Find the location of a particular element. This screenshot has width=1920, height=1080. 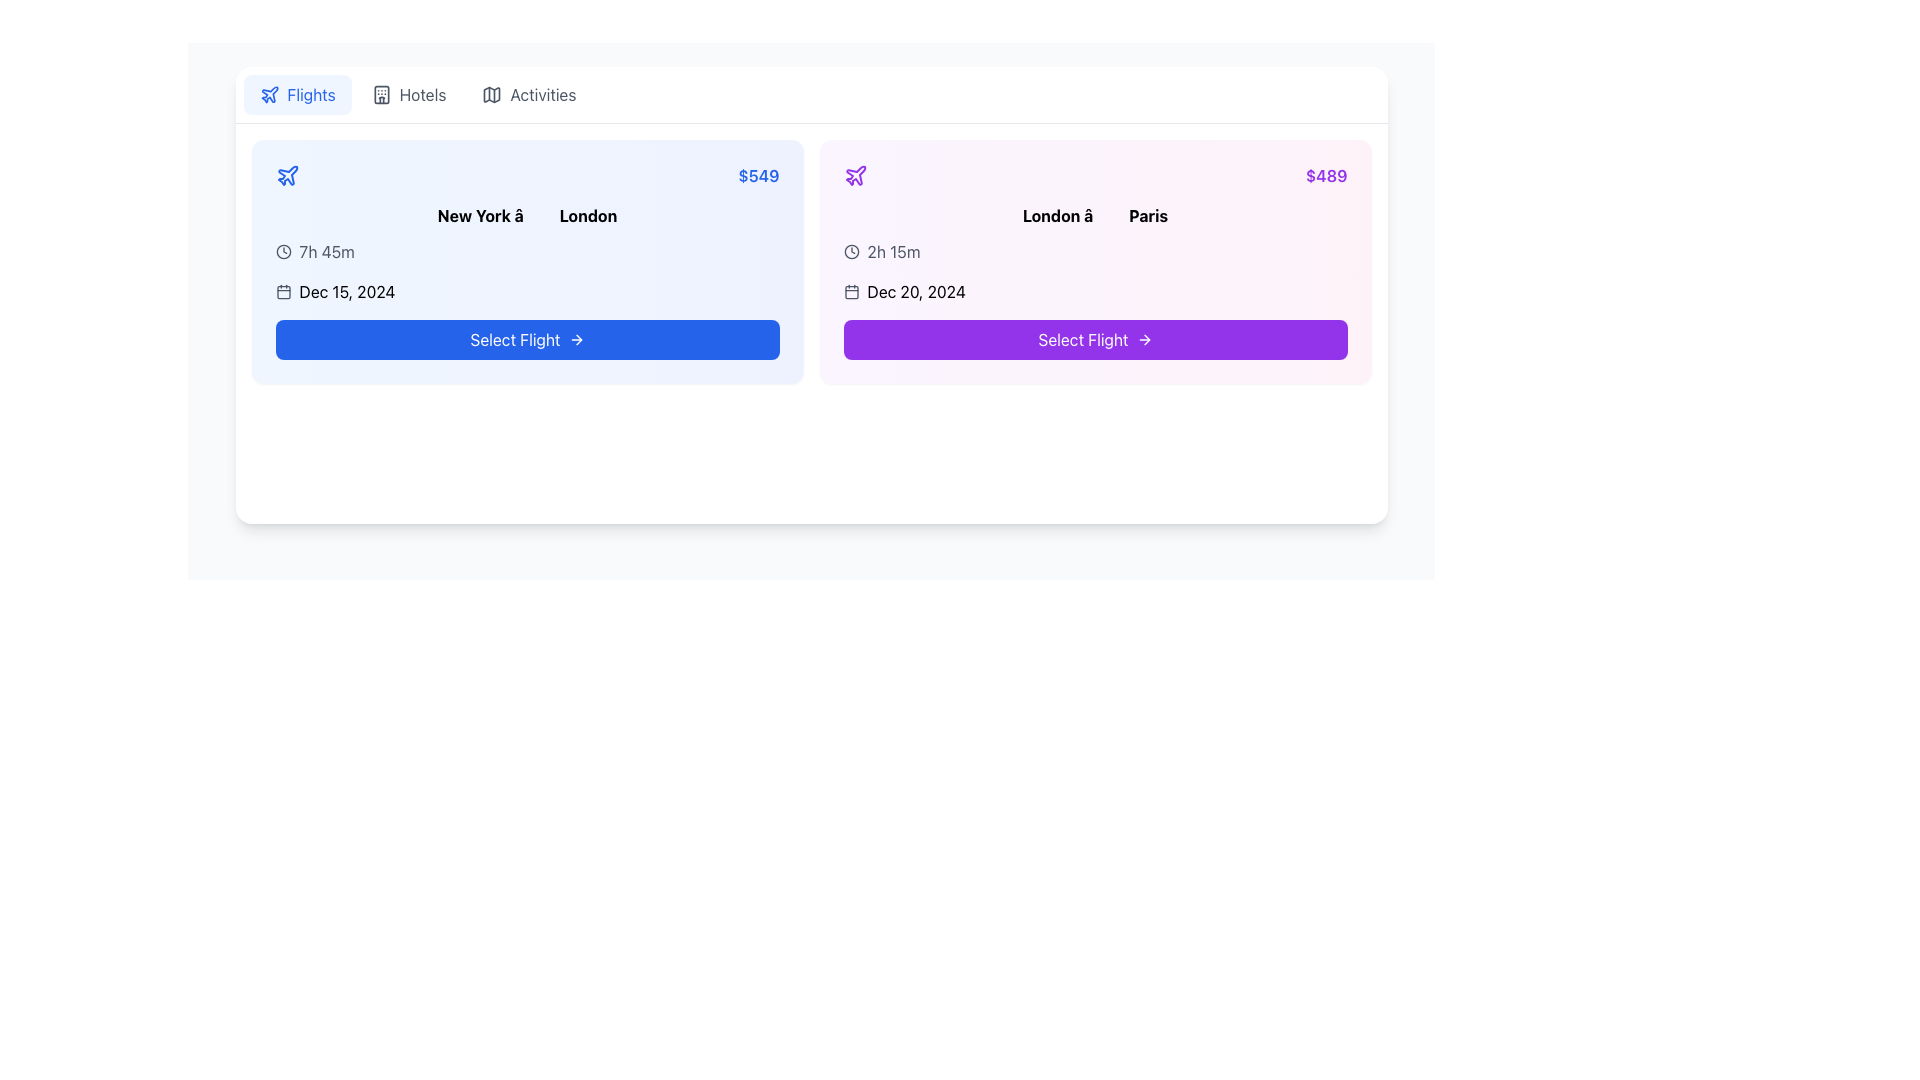

the map icon in the application's navigation bar, which is part of the 'Activities' section and is visually characterized by a stylized outline of folded sections is located at coordinates (492, 95).